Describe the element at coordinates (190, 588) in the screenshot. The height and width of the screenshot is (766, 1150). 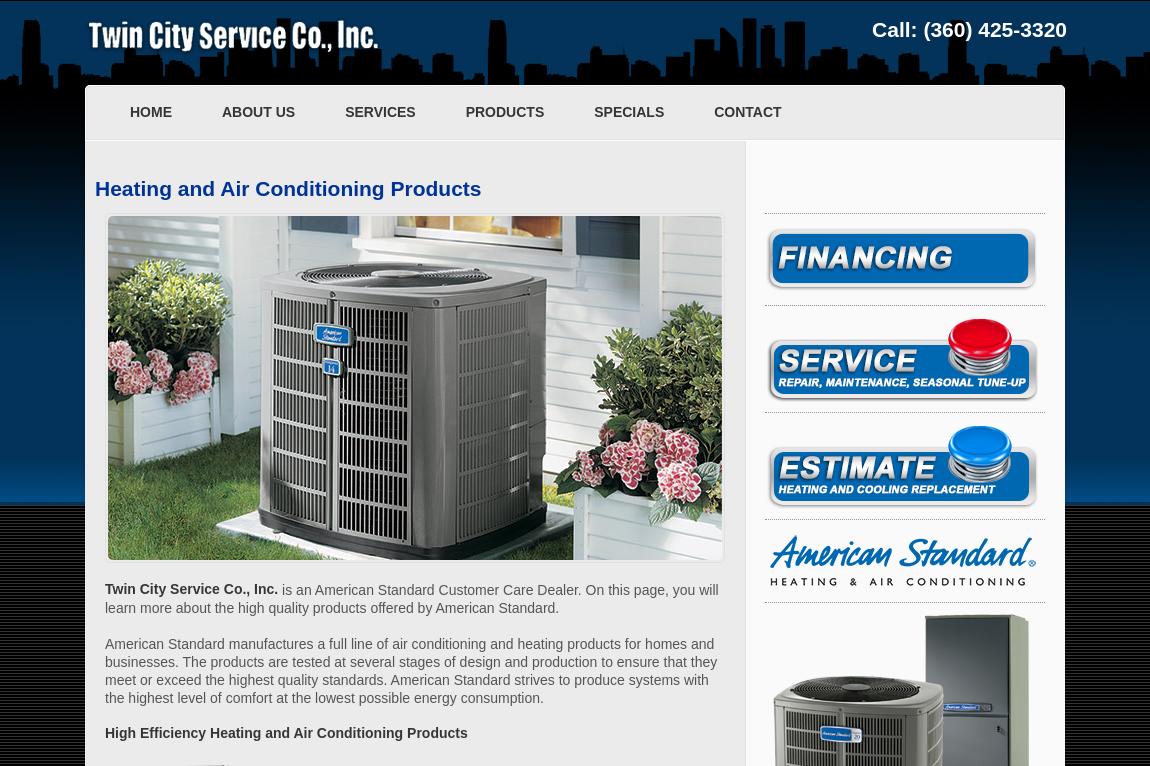
I see `'Twin City Service Co., Inc.'` at that location.